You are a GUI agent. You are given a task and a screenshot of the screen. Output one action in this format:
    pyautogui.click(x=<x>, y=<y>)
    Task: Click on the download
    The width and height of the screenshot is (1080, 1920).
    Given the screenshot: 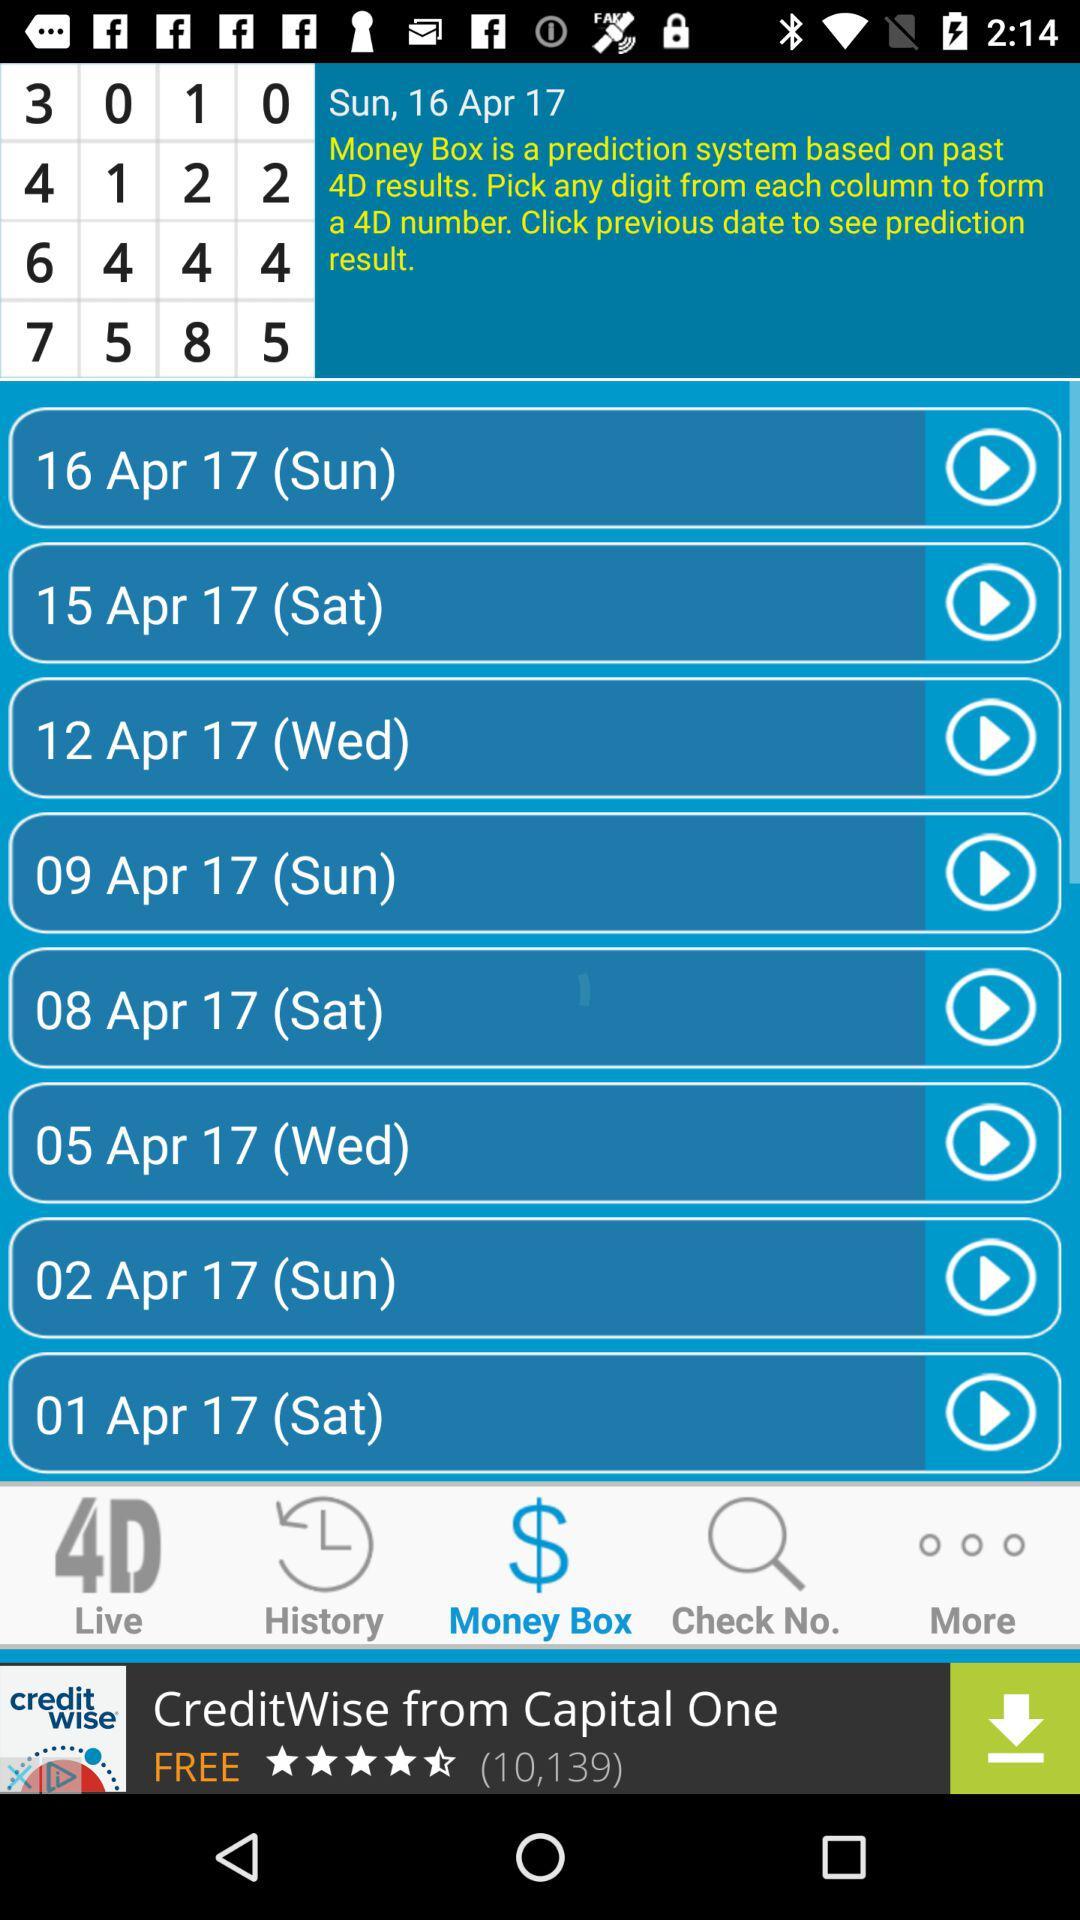 What is the action you would take?
    pyautogui.click(x=540, y=1727)
    